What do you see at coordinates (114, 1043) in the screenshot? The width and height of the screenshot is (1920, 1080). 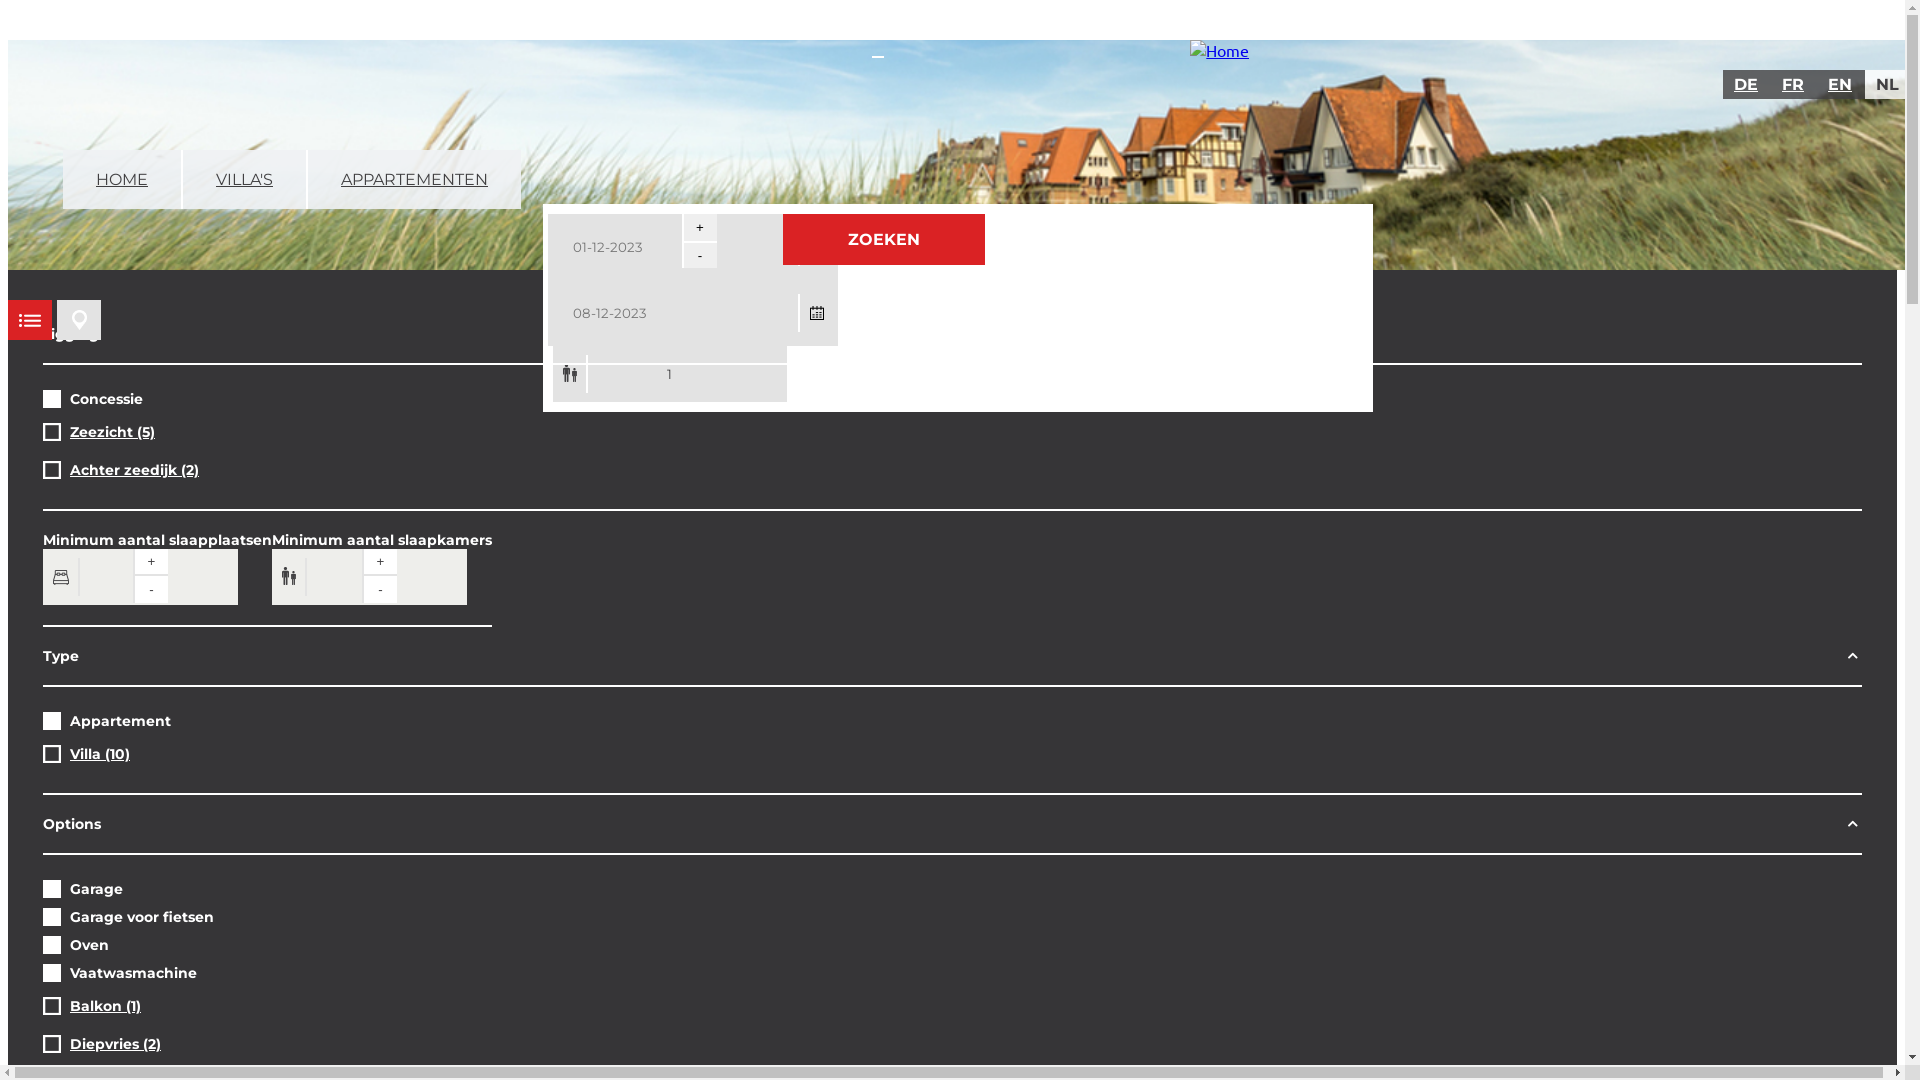 I see `'Diepvries (2)` at bounding box center [114, 1043].